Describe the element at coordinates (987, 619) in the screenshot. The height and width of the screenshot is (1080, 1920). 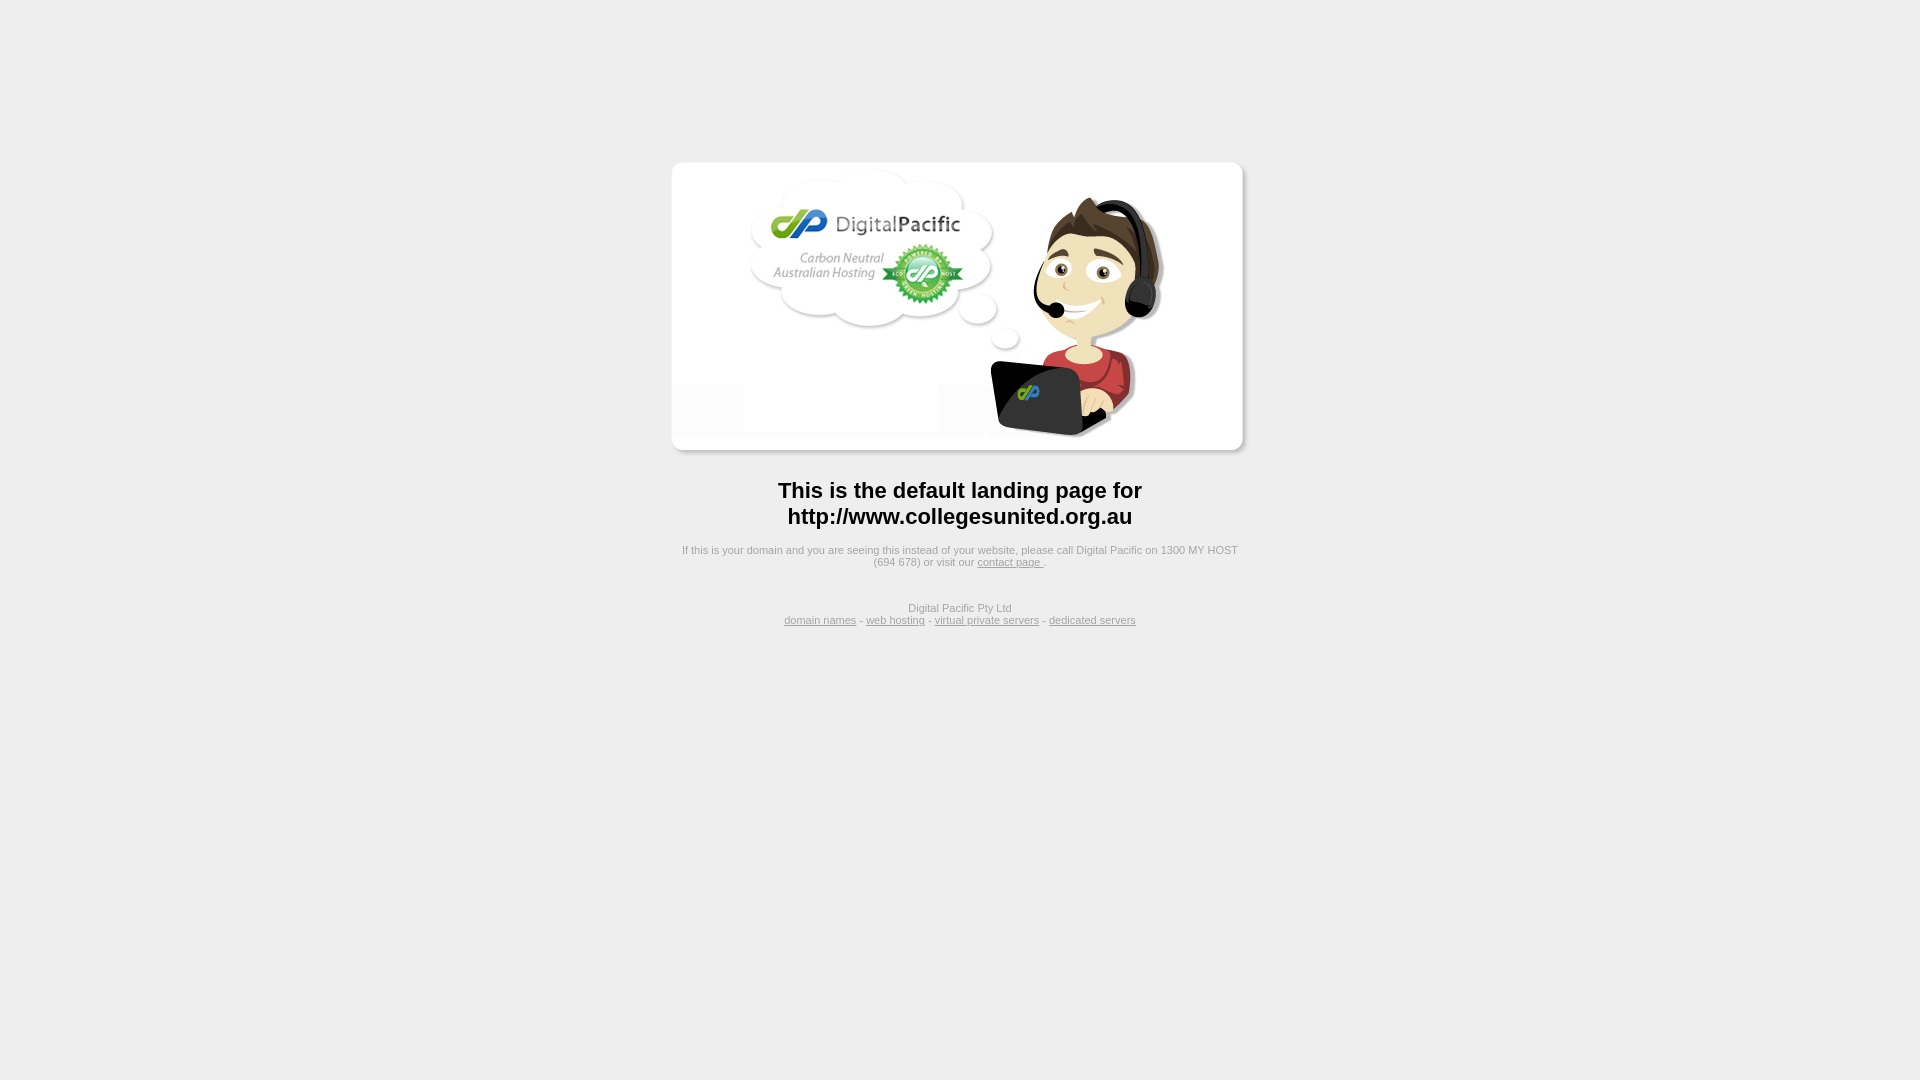
I see `'virtual private servers'` at that location.